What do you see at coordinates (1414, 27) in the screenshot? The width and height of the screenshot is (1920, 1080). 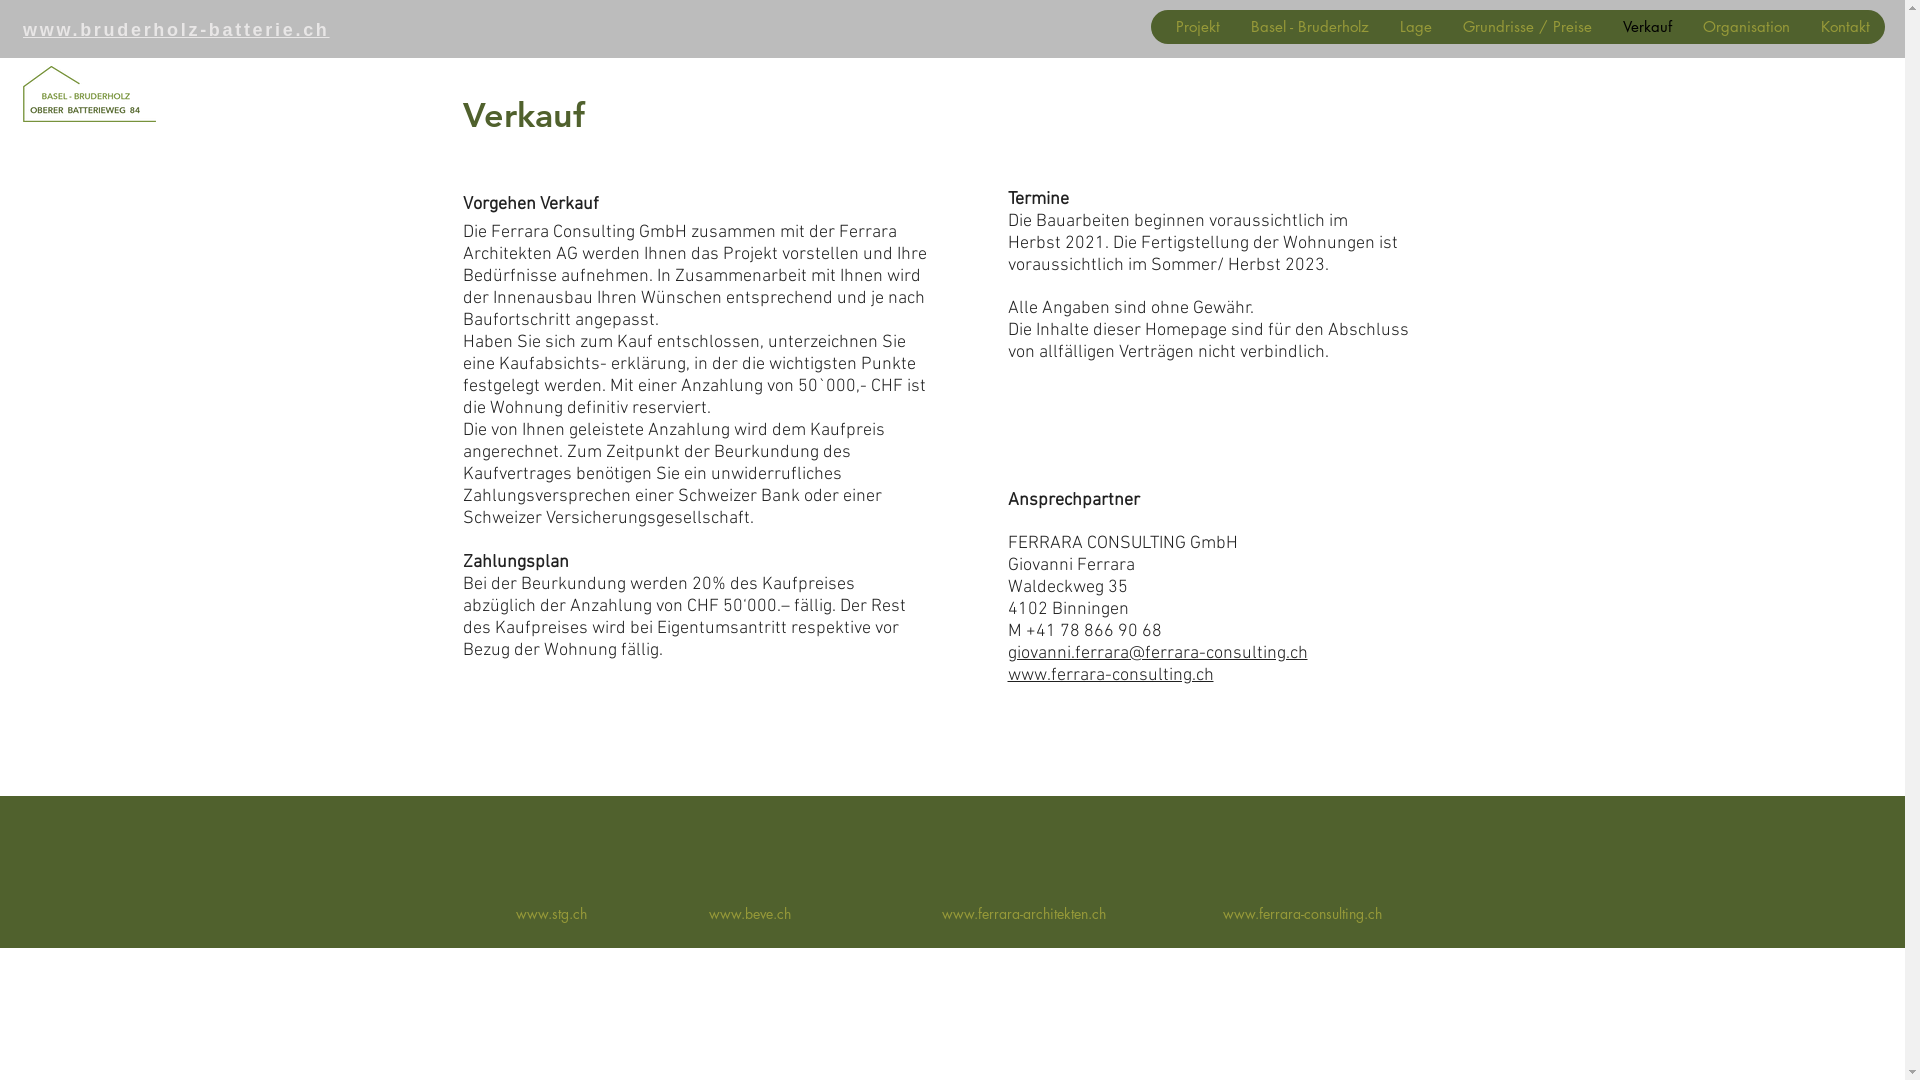 I see `'Lage'` at bounding box center [1414, 27].